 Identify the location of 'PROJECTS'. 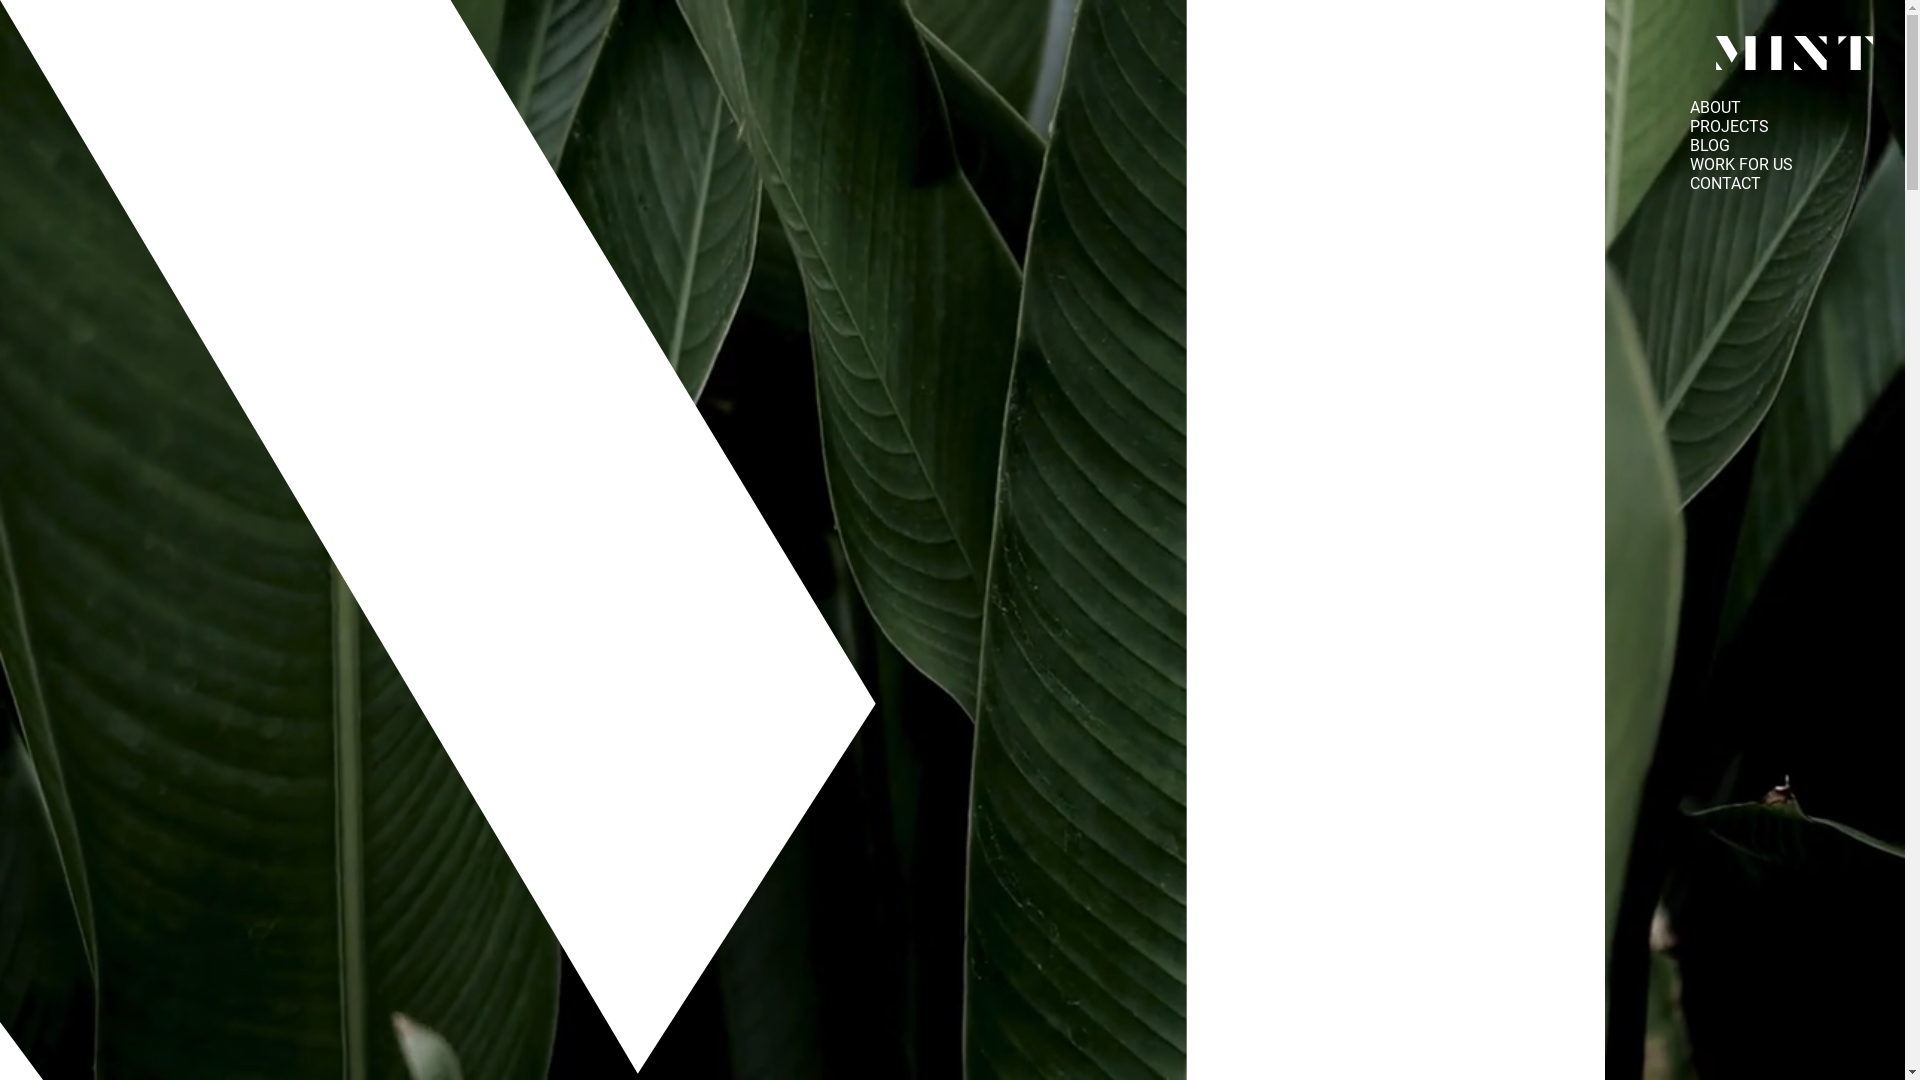
(1728, 126).